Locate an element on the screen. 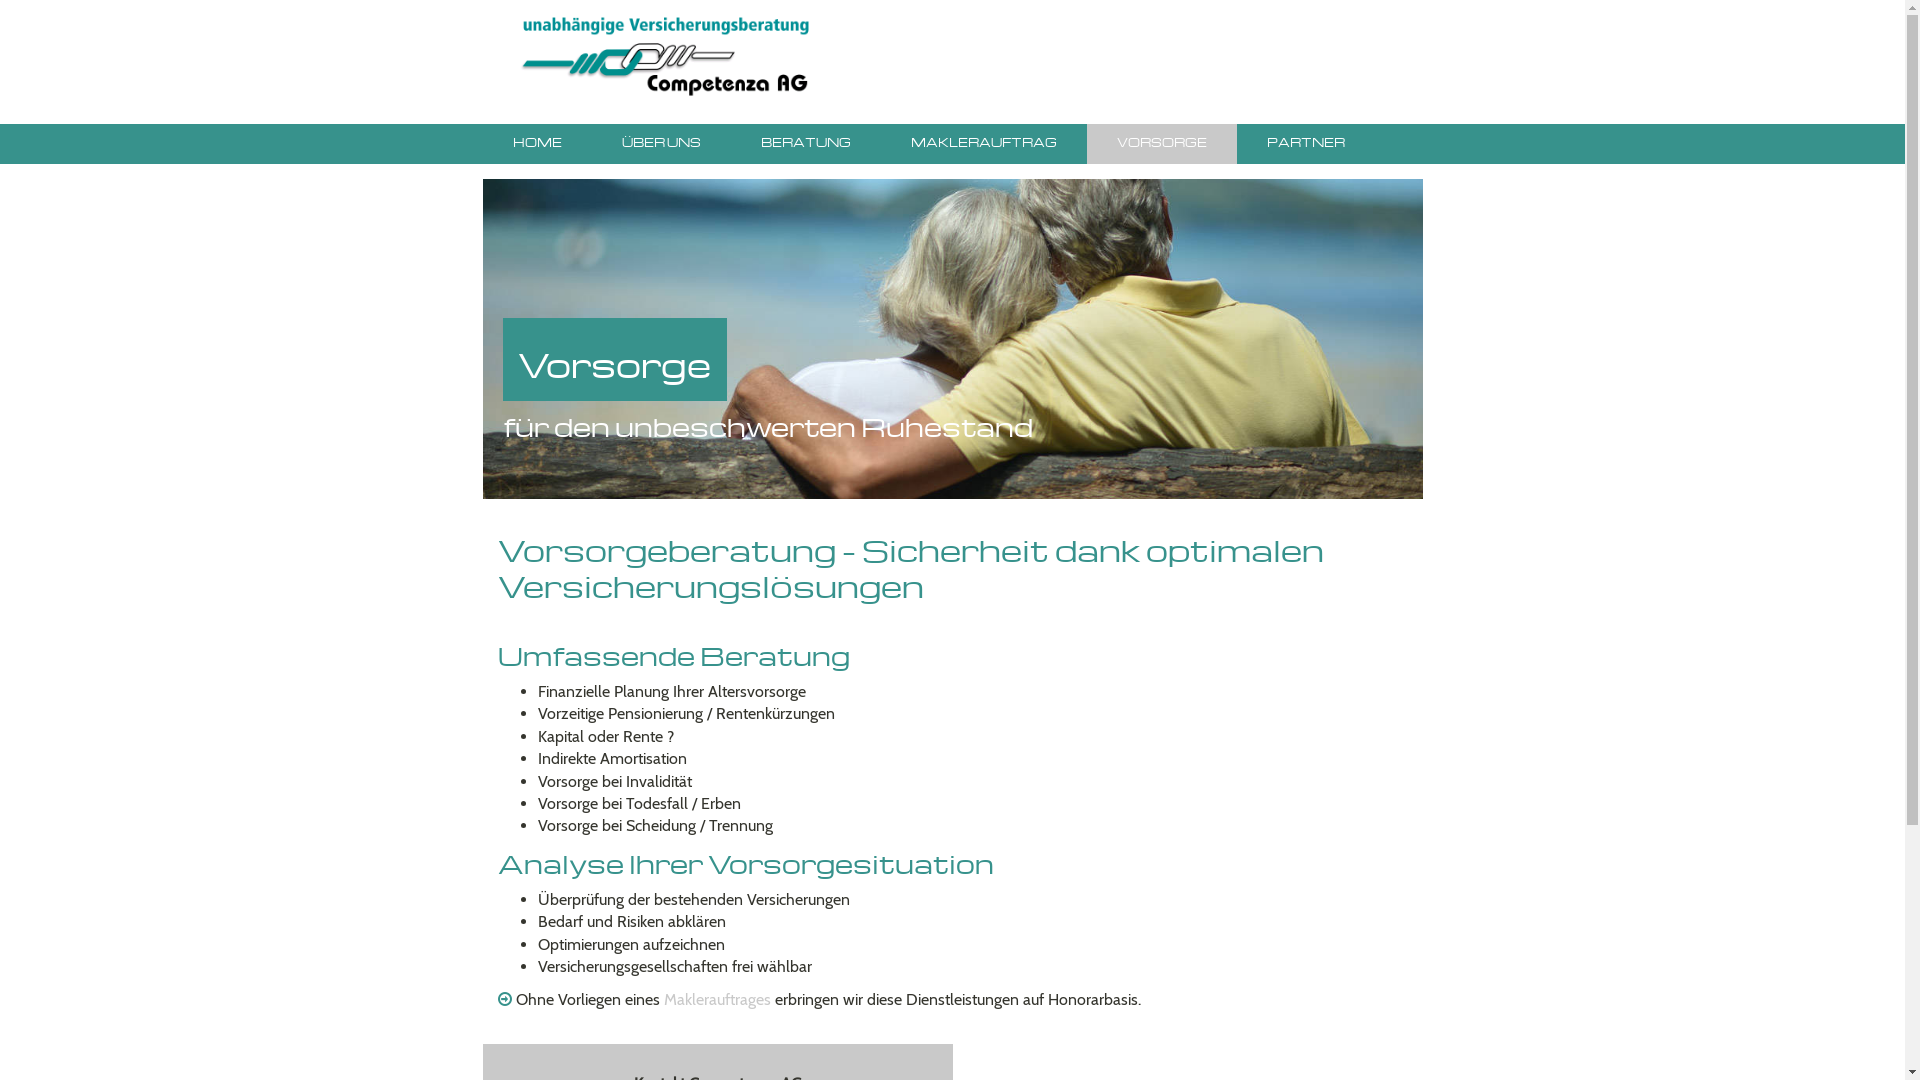  'BERATUNG' is located at coordinates (805, 142).